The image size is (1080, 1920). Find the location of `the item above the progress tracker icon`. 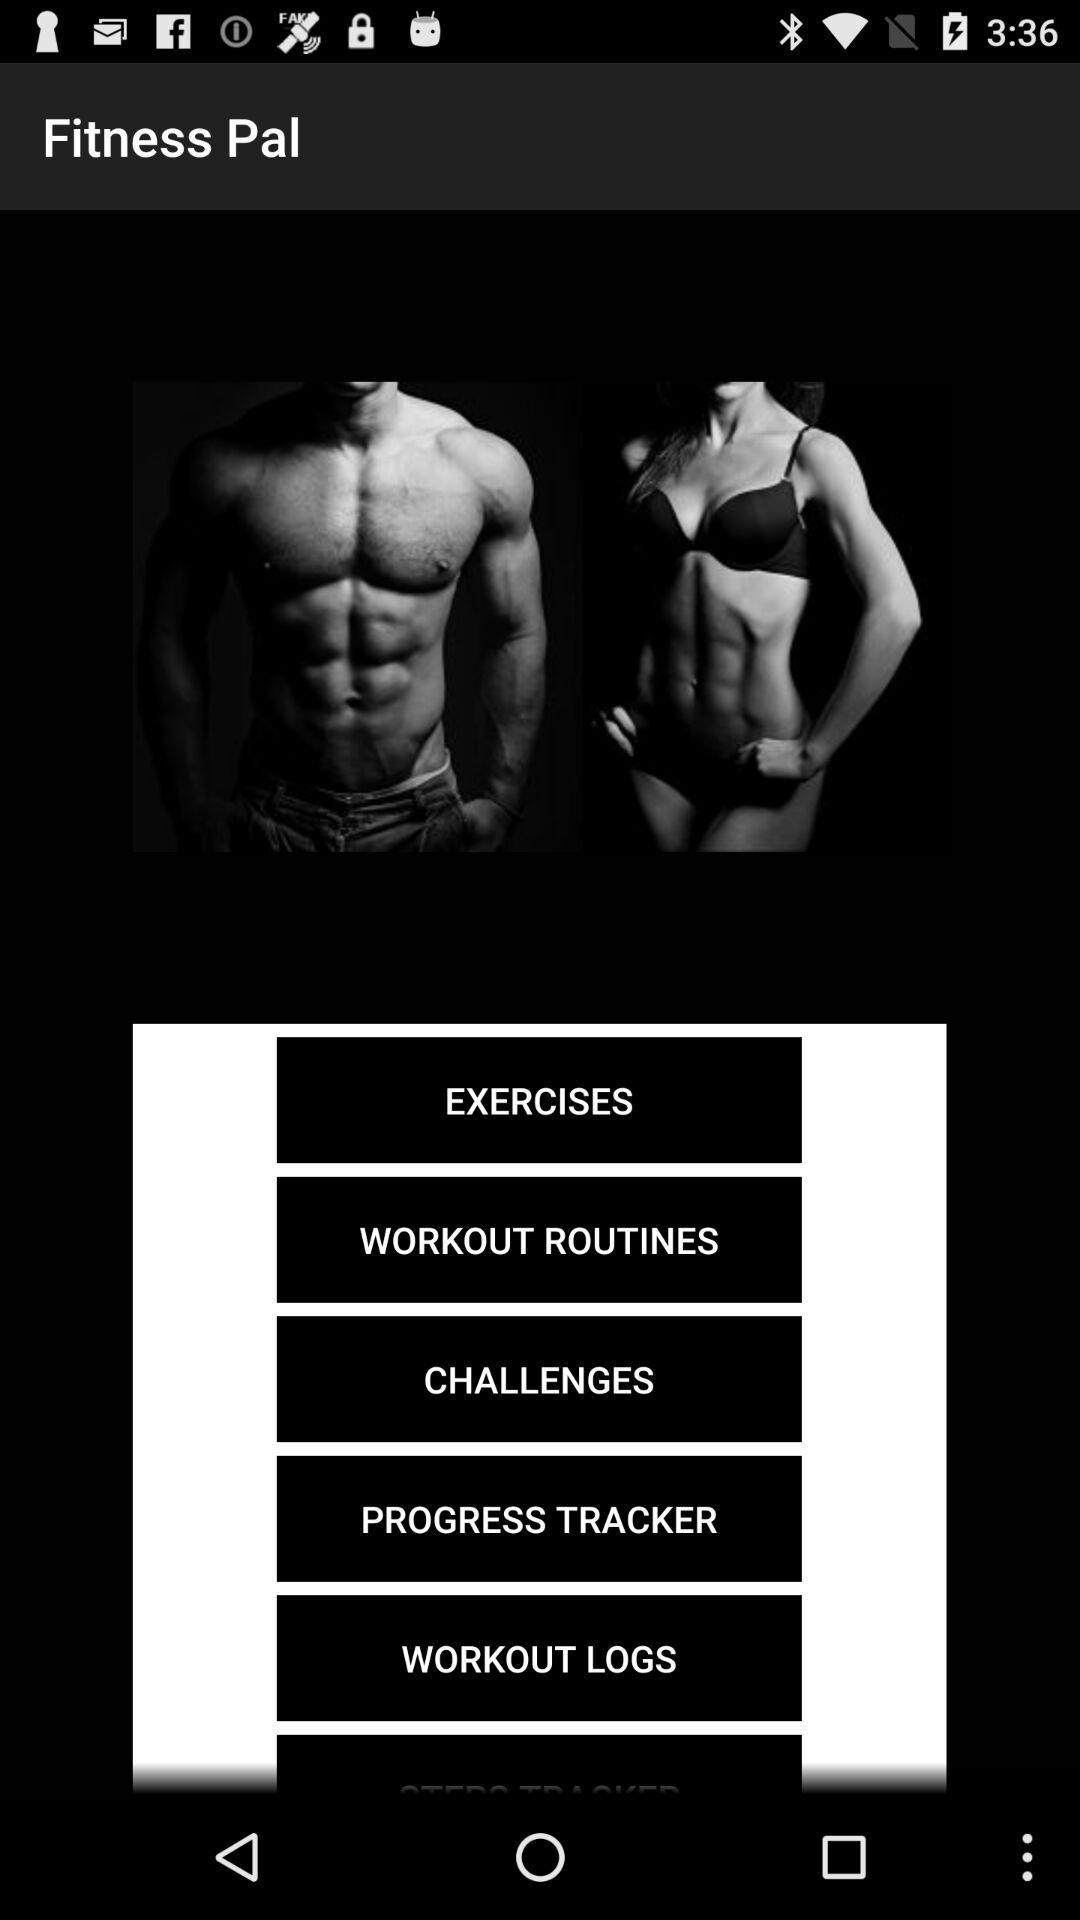

the item above the progress tracker icon is located at coordinates (538, 1378).